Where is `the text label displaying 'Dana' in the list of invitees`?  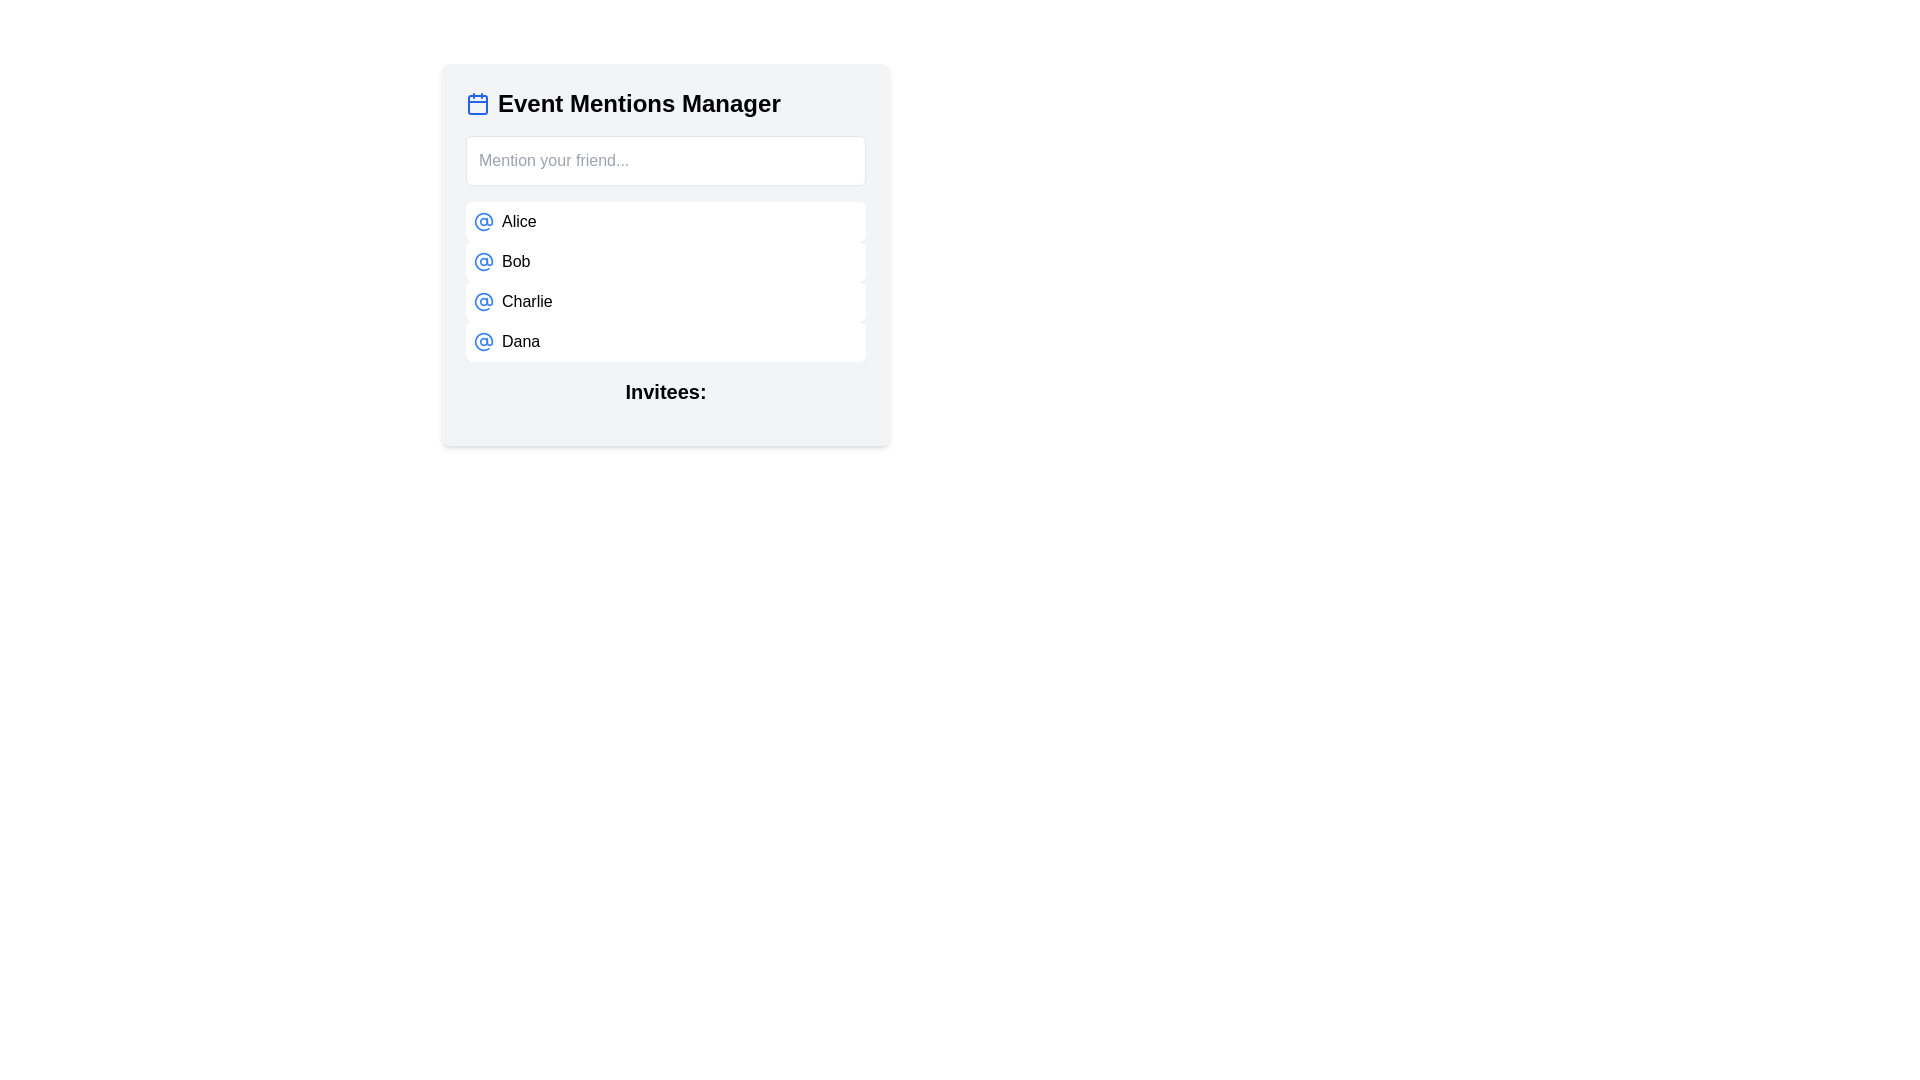 the text label displaying 'Dana' in the list of invitees is located at coordinates (521, 341).